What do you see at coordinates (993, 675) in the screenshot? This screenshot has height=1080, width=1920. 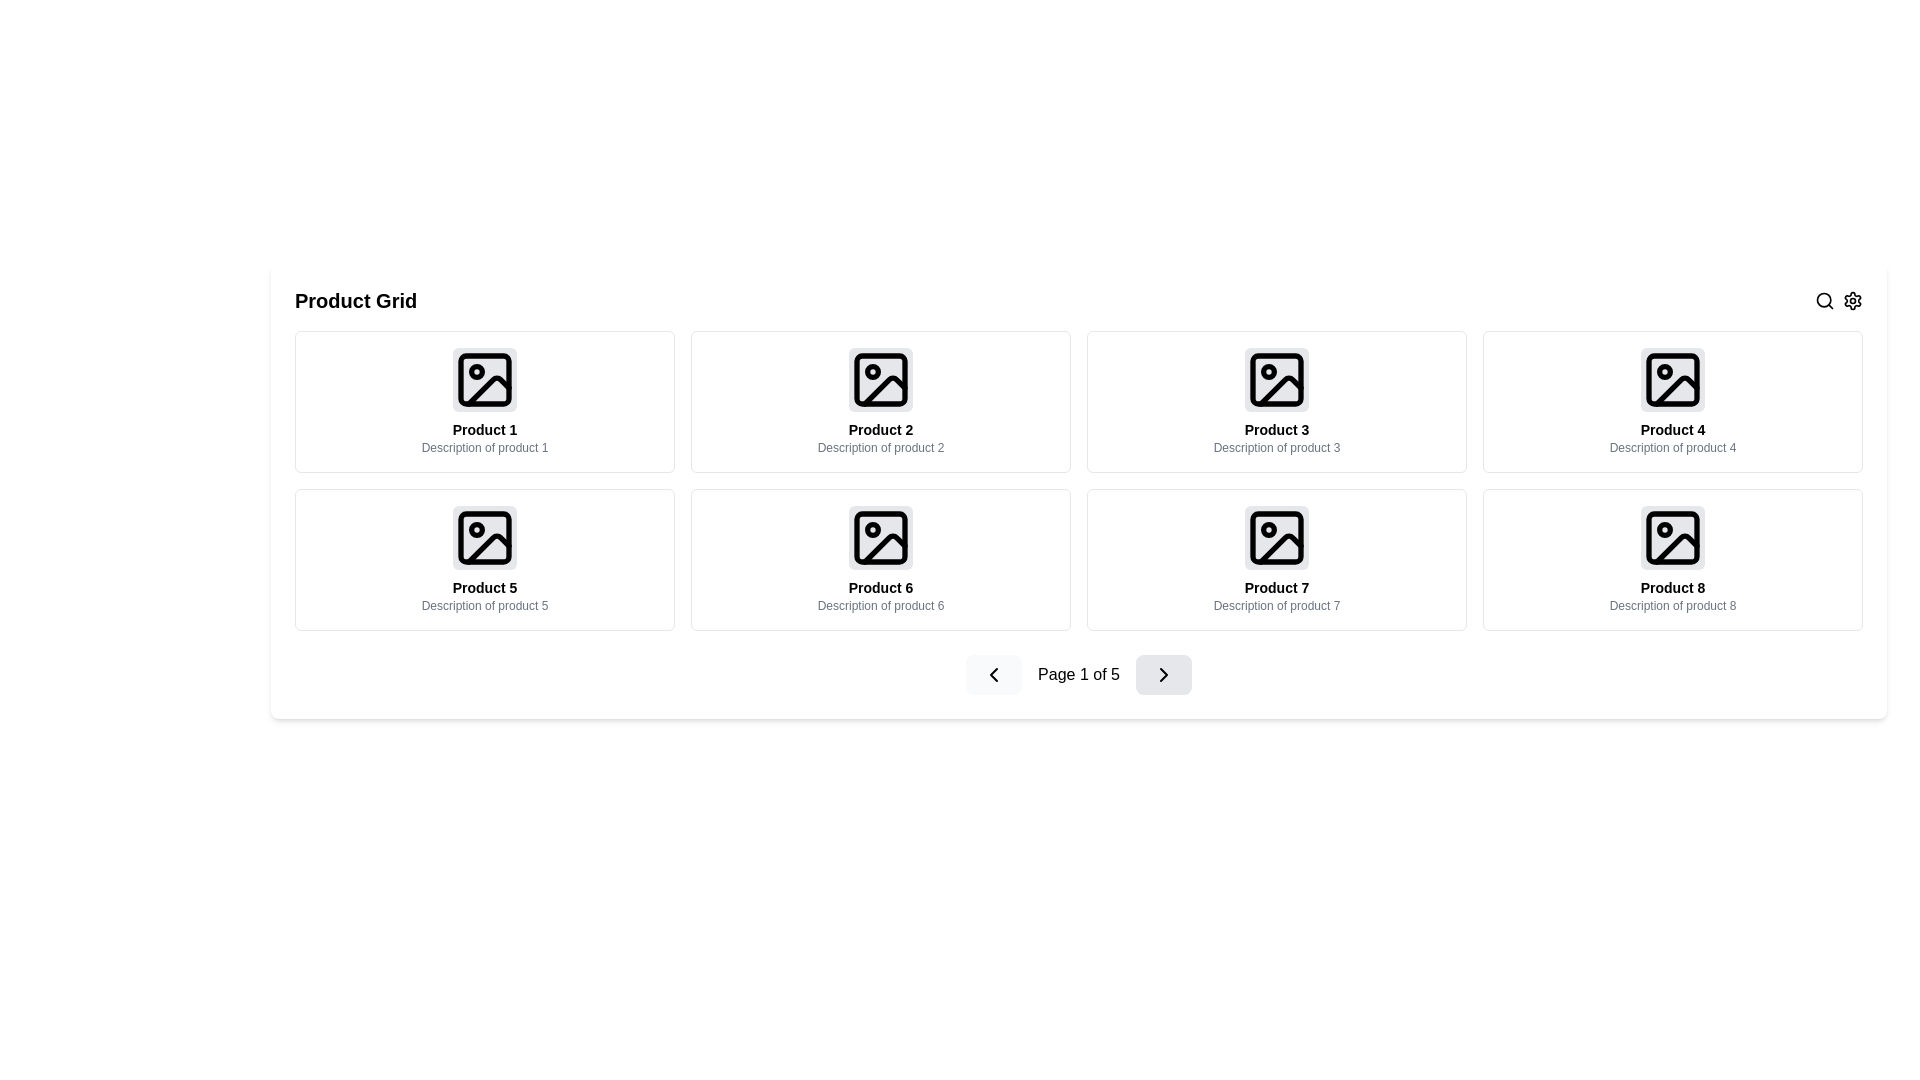 I see `the left-pointing chevron button, which is an SVG graphic used for navigation` at bounding box center [993, 675].